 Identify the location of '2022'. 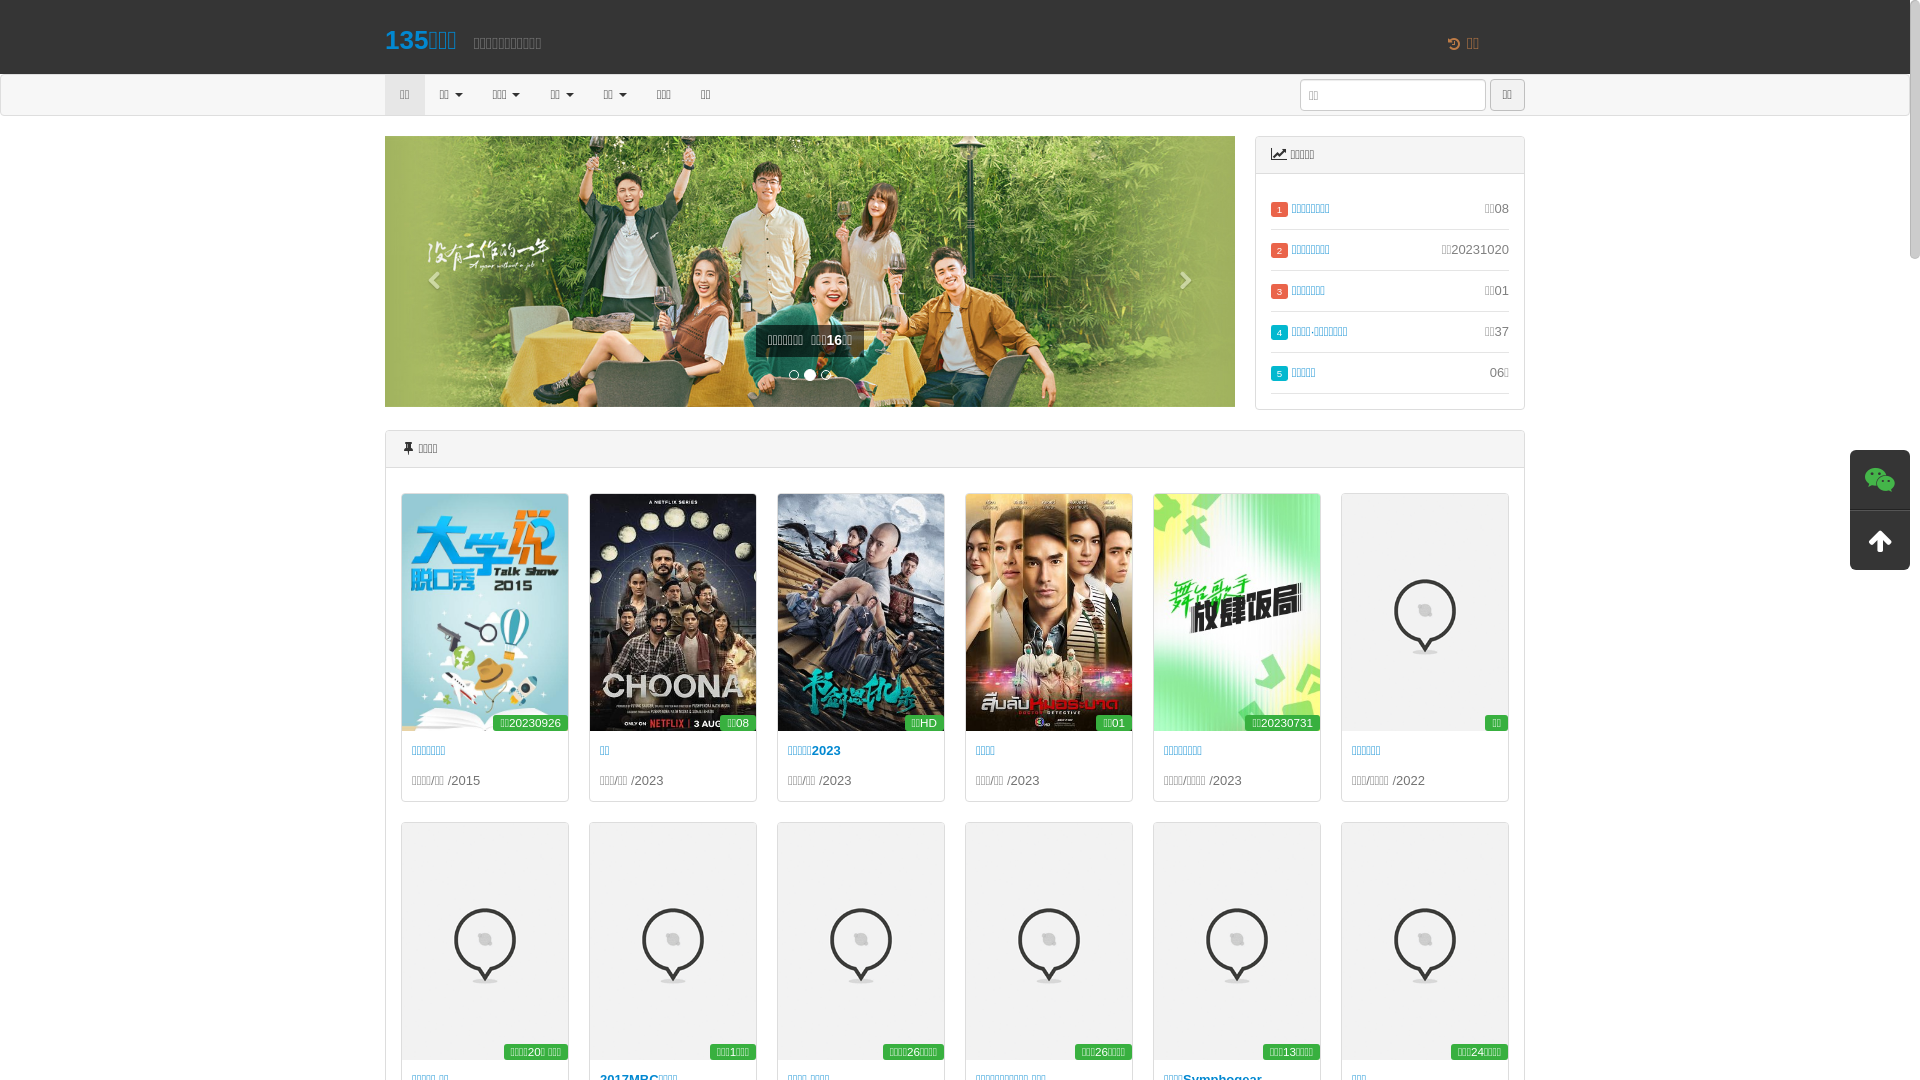
(1409, 779).